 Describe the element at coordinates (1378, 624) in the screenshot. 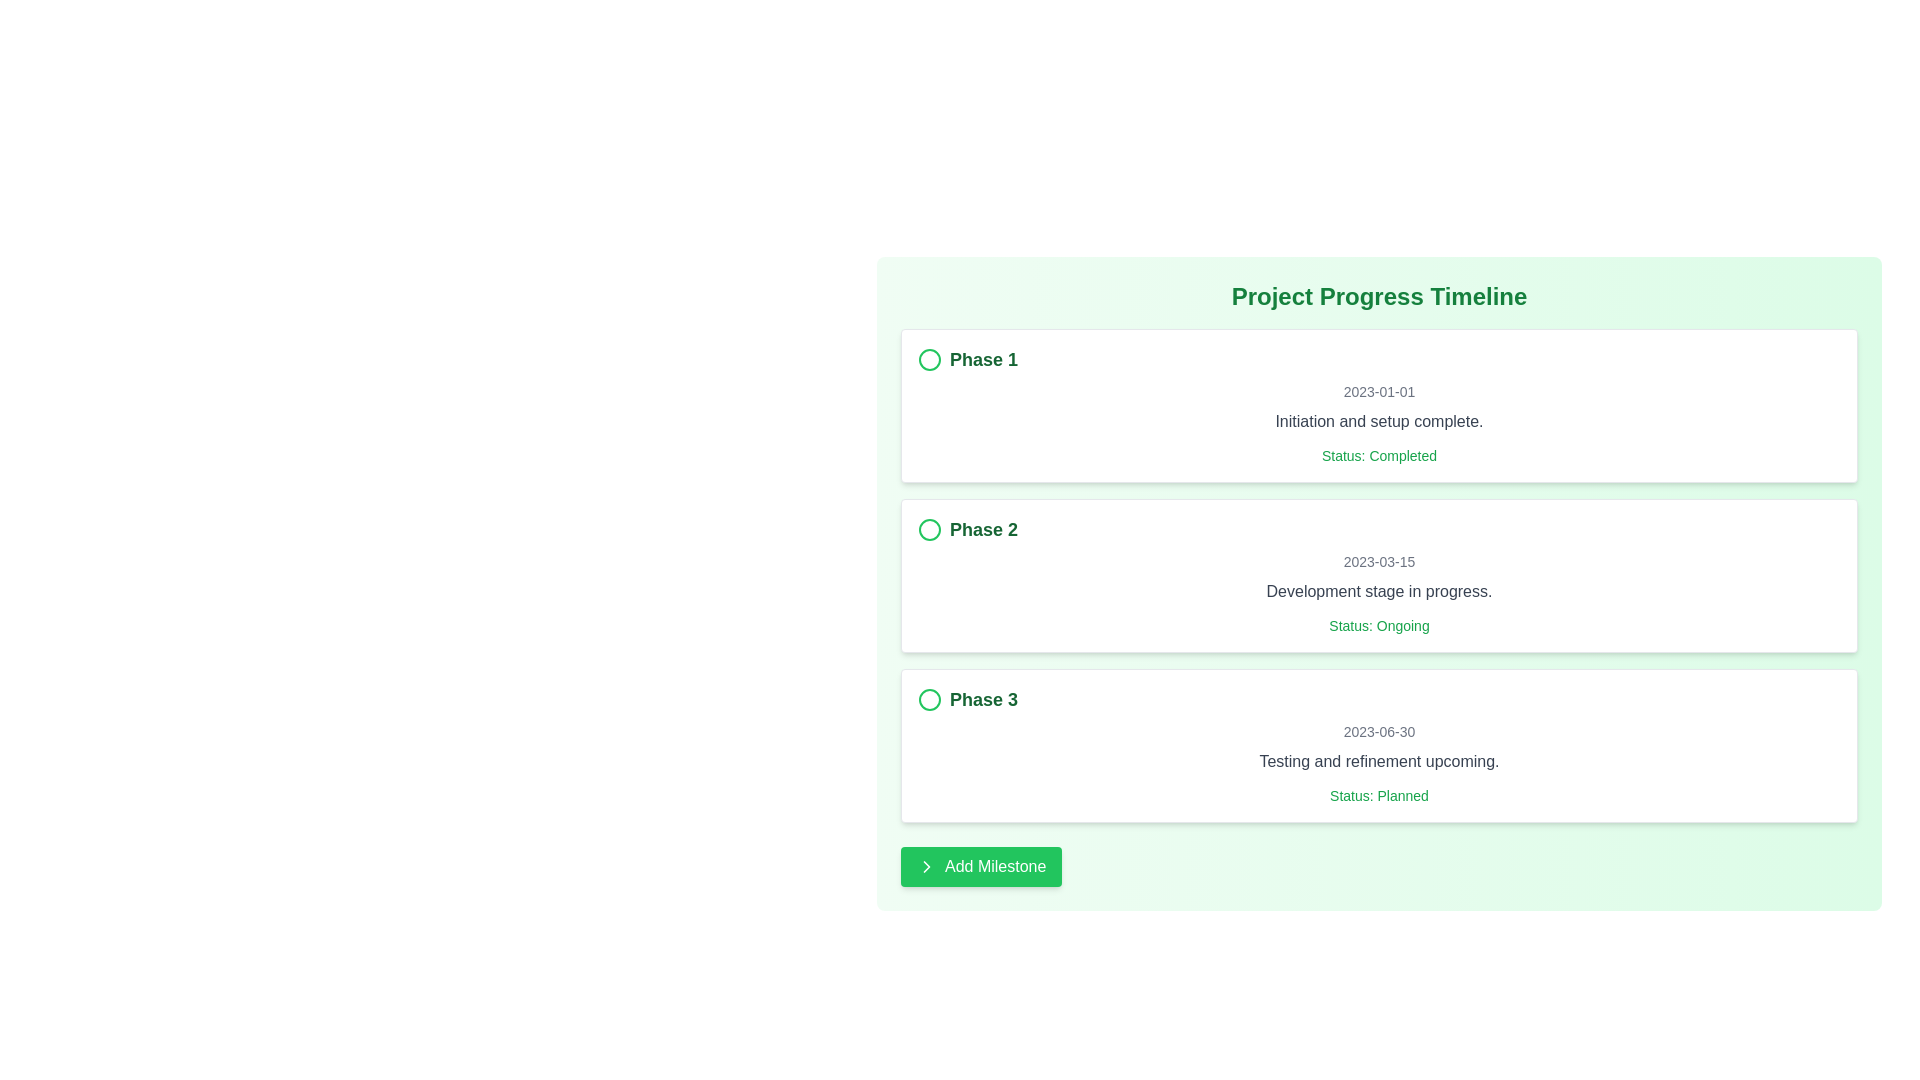

I see `text content of the Text label element that displays 'Status: Ongoing', which is located in the lower portion of the 'Phase 2' section of the project timeline` at that location.